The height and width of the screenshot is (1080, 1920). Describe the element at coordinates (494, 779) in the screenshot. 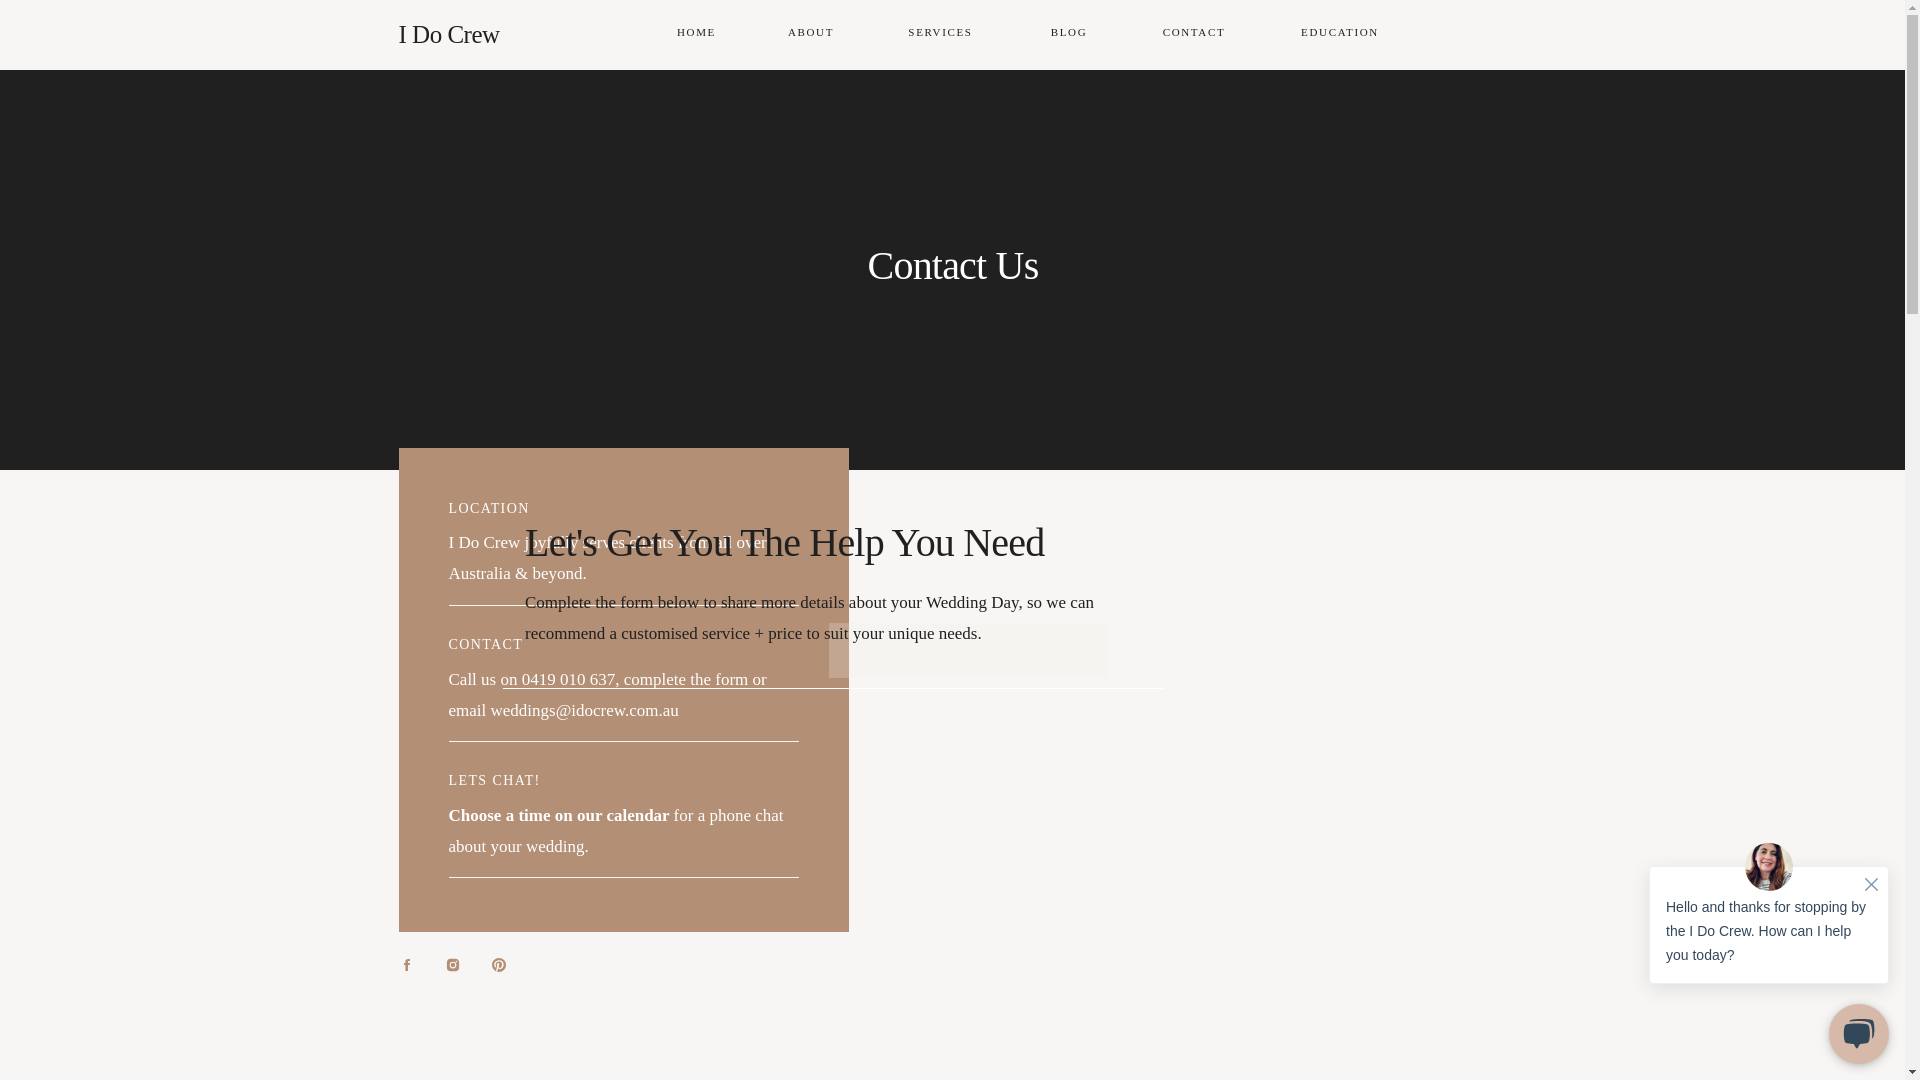

I see `'LETS CHAT!'` at that location.